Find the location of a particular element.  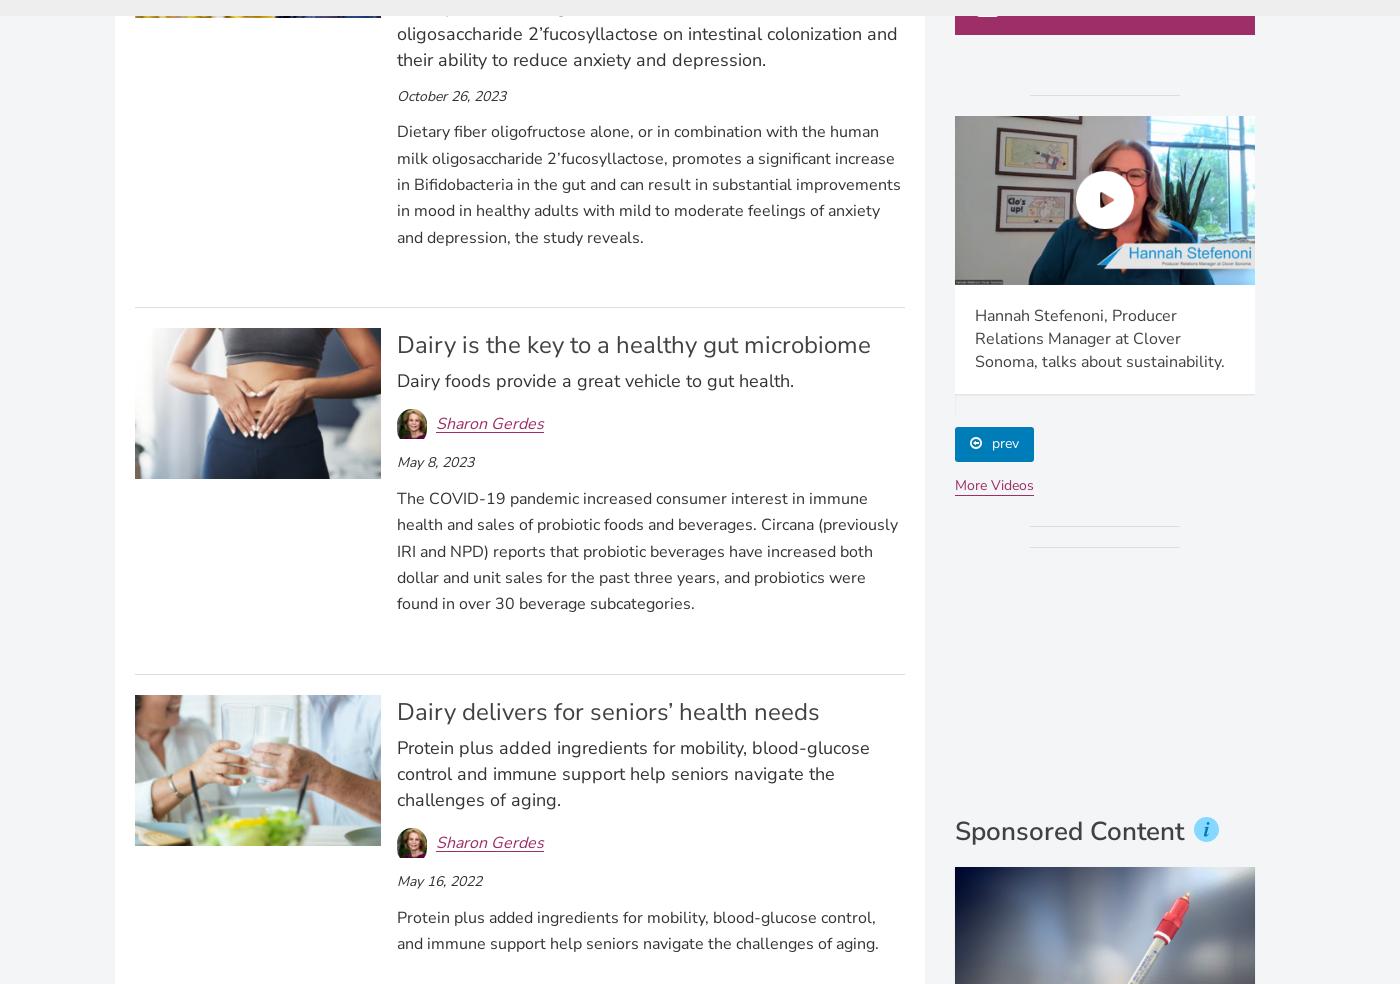

'May 8, 2023' is located at coordinates (434, 462).